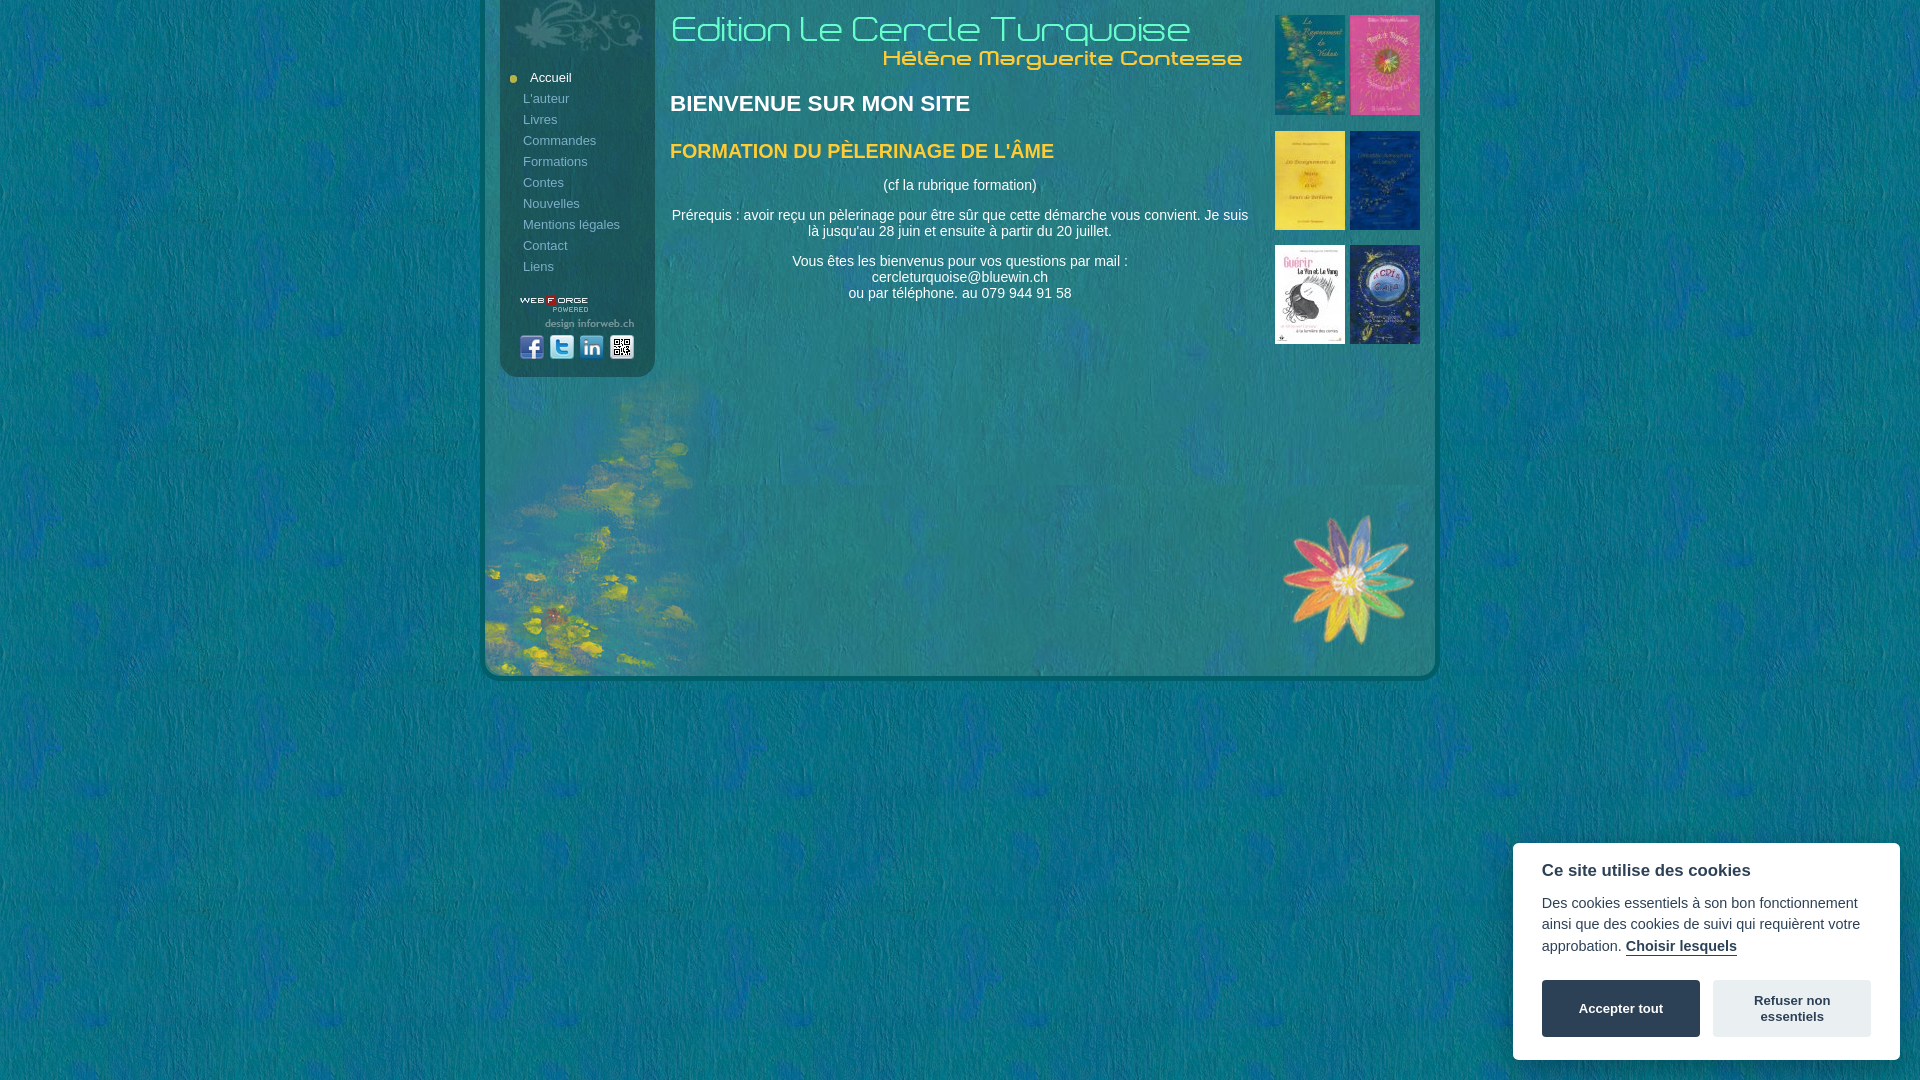 This screenshot has height=1080, width=1920. I want to click on 'Formations', so click(578, 160).